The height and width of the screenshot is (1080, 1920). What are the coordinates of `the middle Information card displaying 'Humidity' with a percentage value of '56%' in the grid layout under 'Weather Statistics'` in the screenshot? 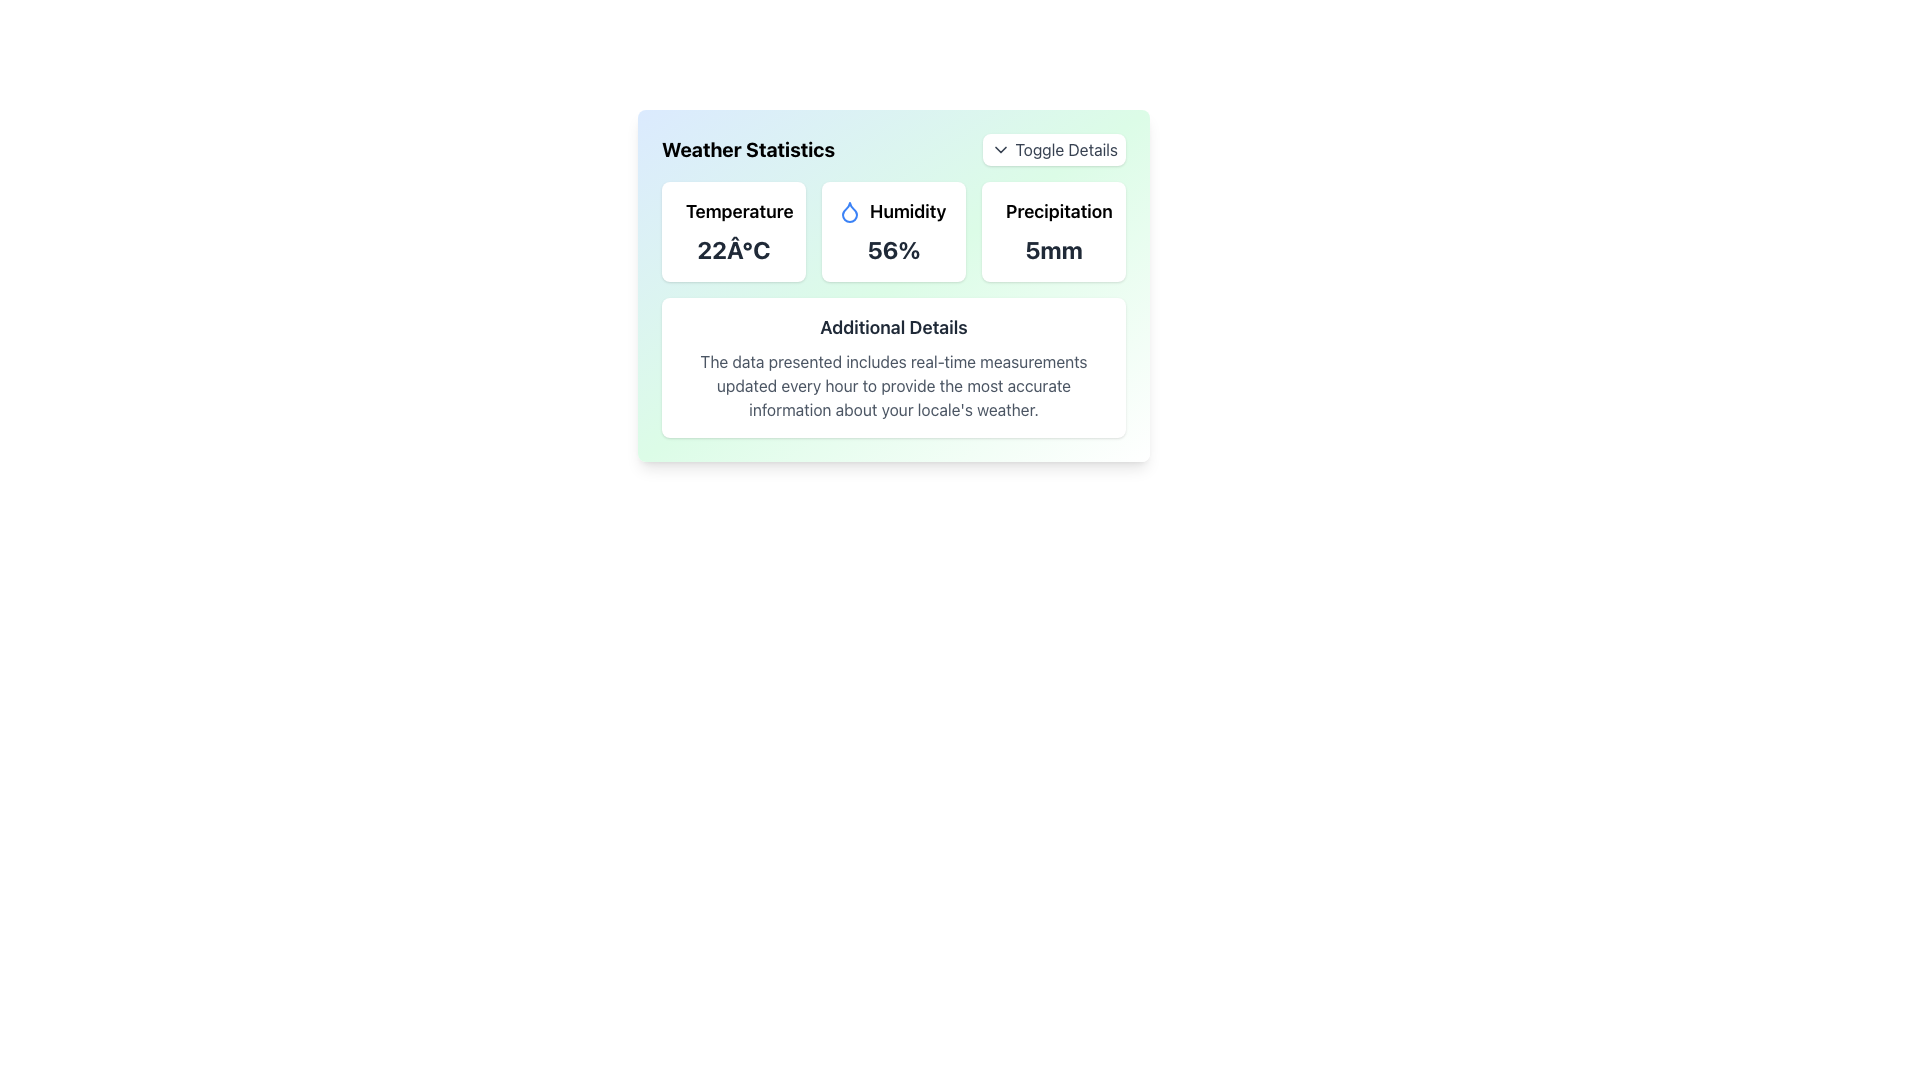 It's located at (892, 230).